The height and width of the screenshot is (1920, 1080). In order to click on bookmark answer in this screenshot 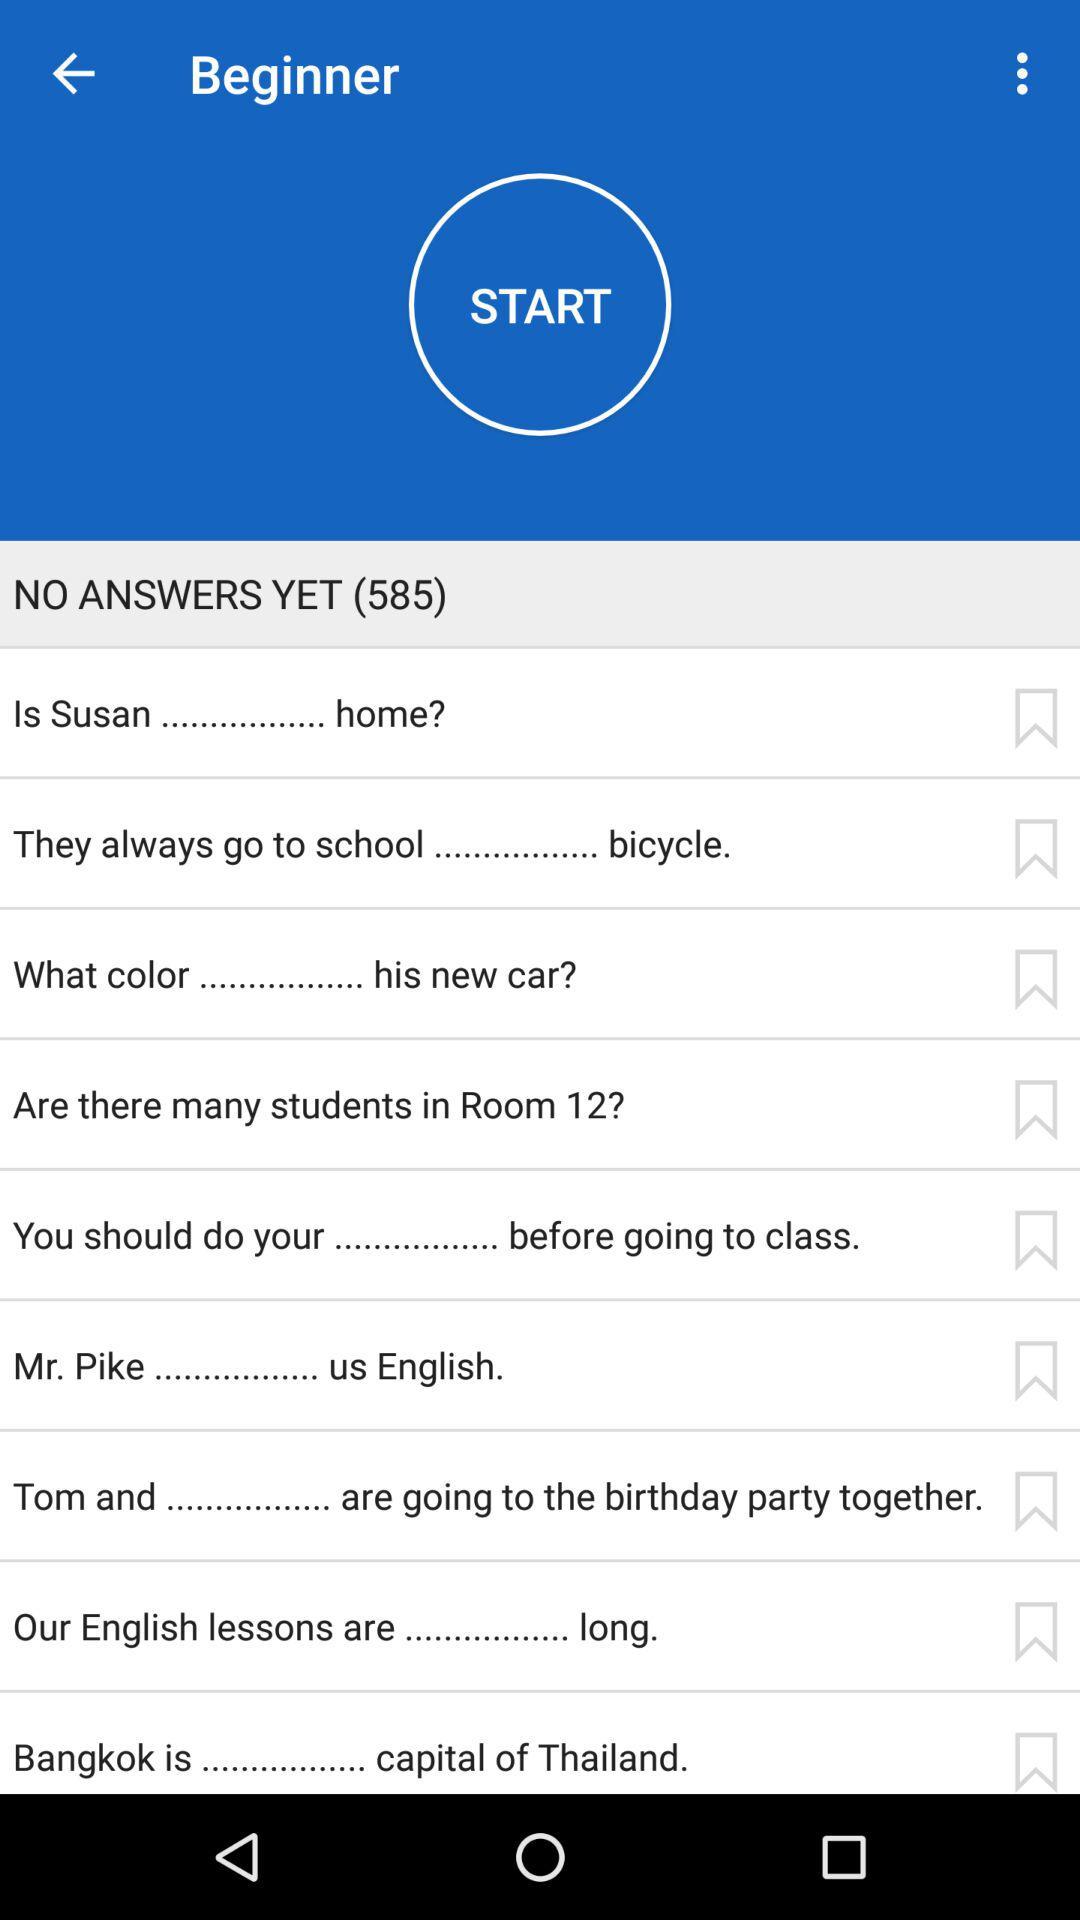, I will do `click(1035, 1762)`.